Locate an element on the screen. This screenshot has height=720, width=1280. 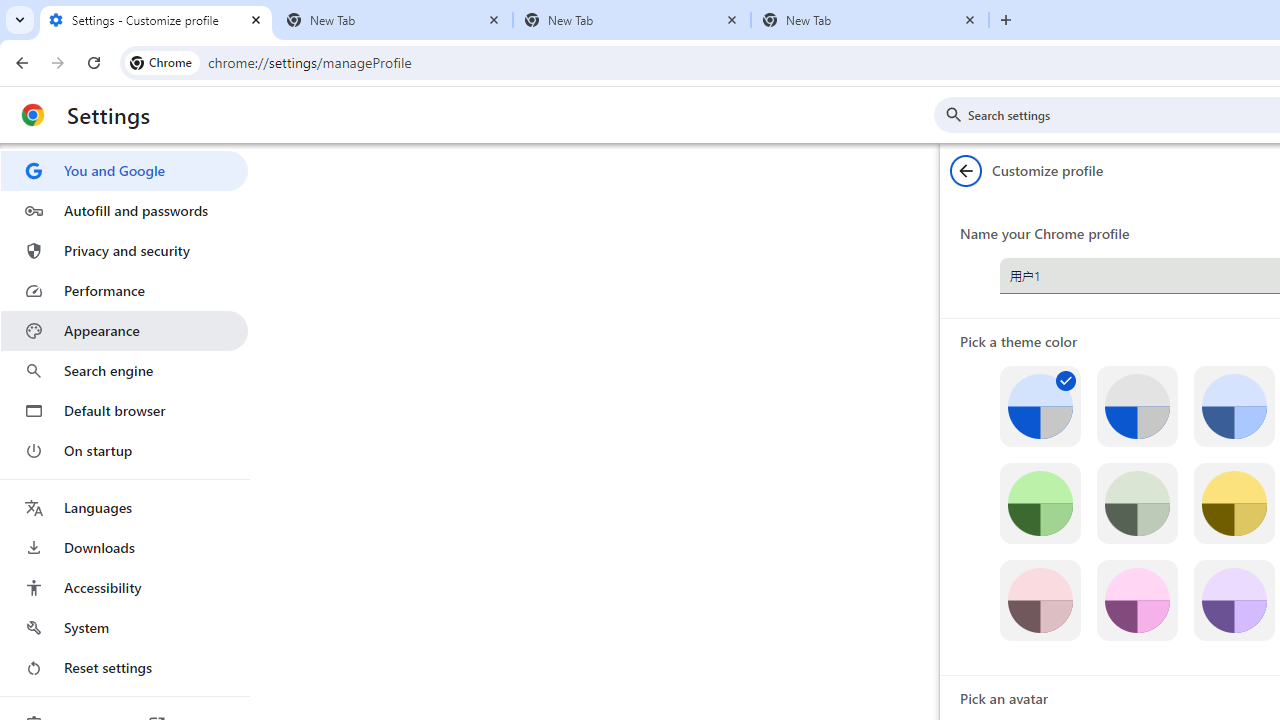
'New Tab' is located at coordinates (870, 20).